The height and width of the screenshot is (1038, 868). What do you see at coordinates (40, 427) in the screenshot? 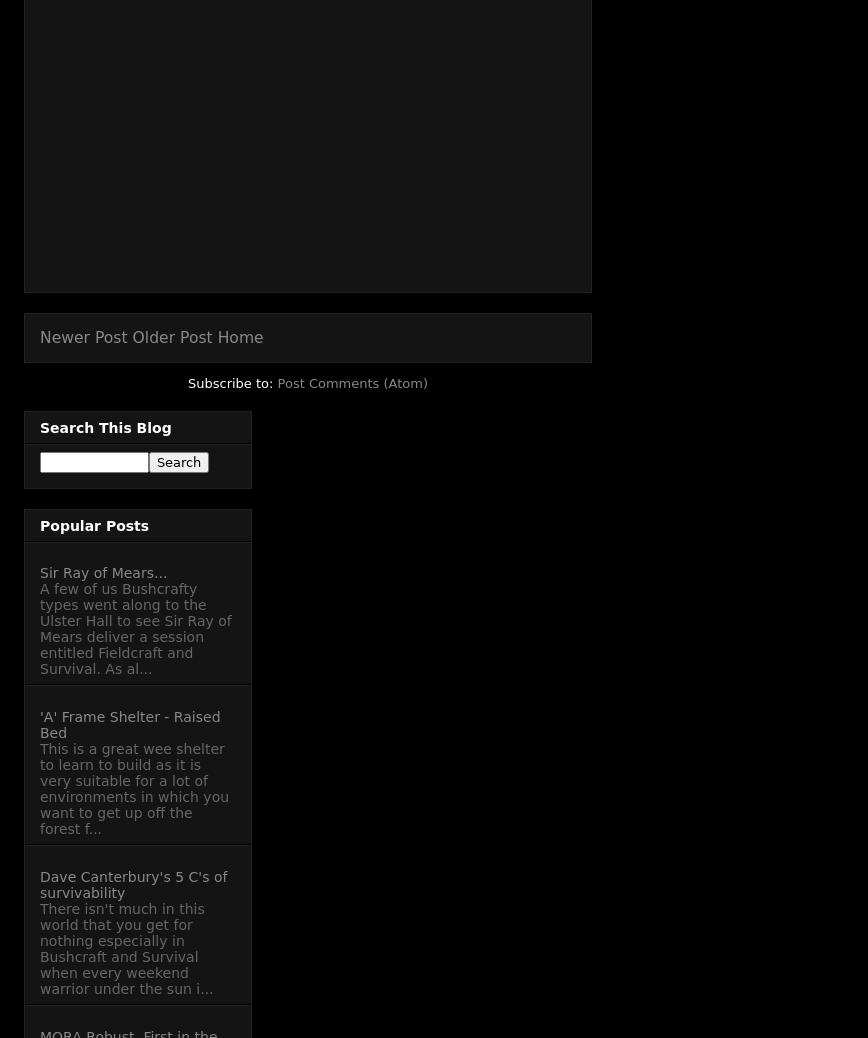
I see `'Search This Blog'` at bounding box center [40, 427].